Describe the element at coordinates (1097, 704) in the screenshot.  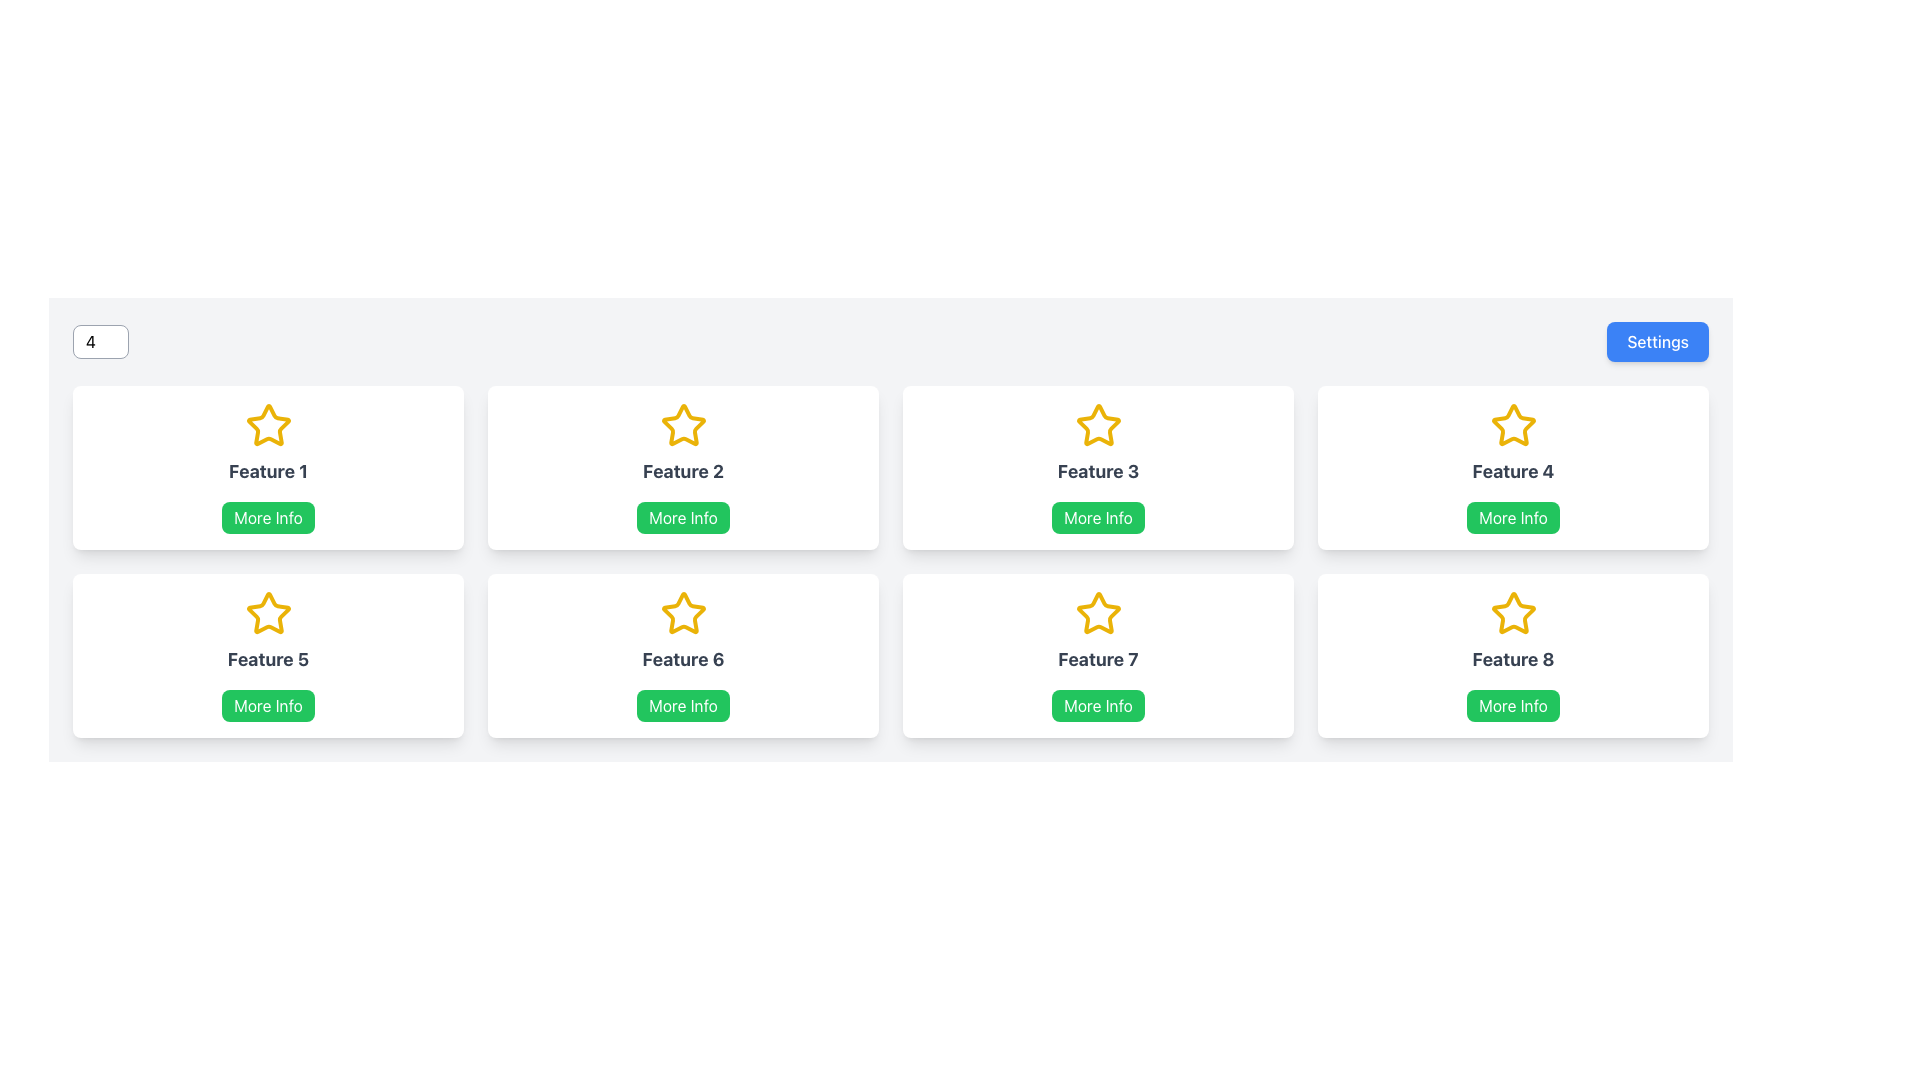
I see `the button below the title 'Feature 7' to potentially display a tooltip` at that location.